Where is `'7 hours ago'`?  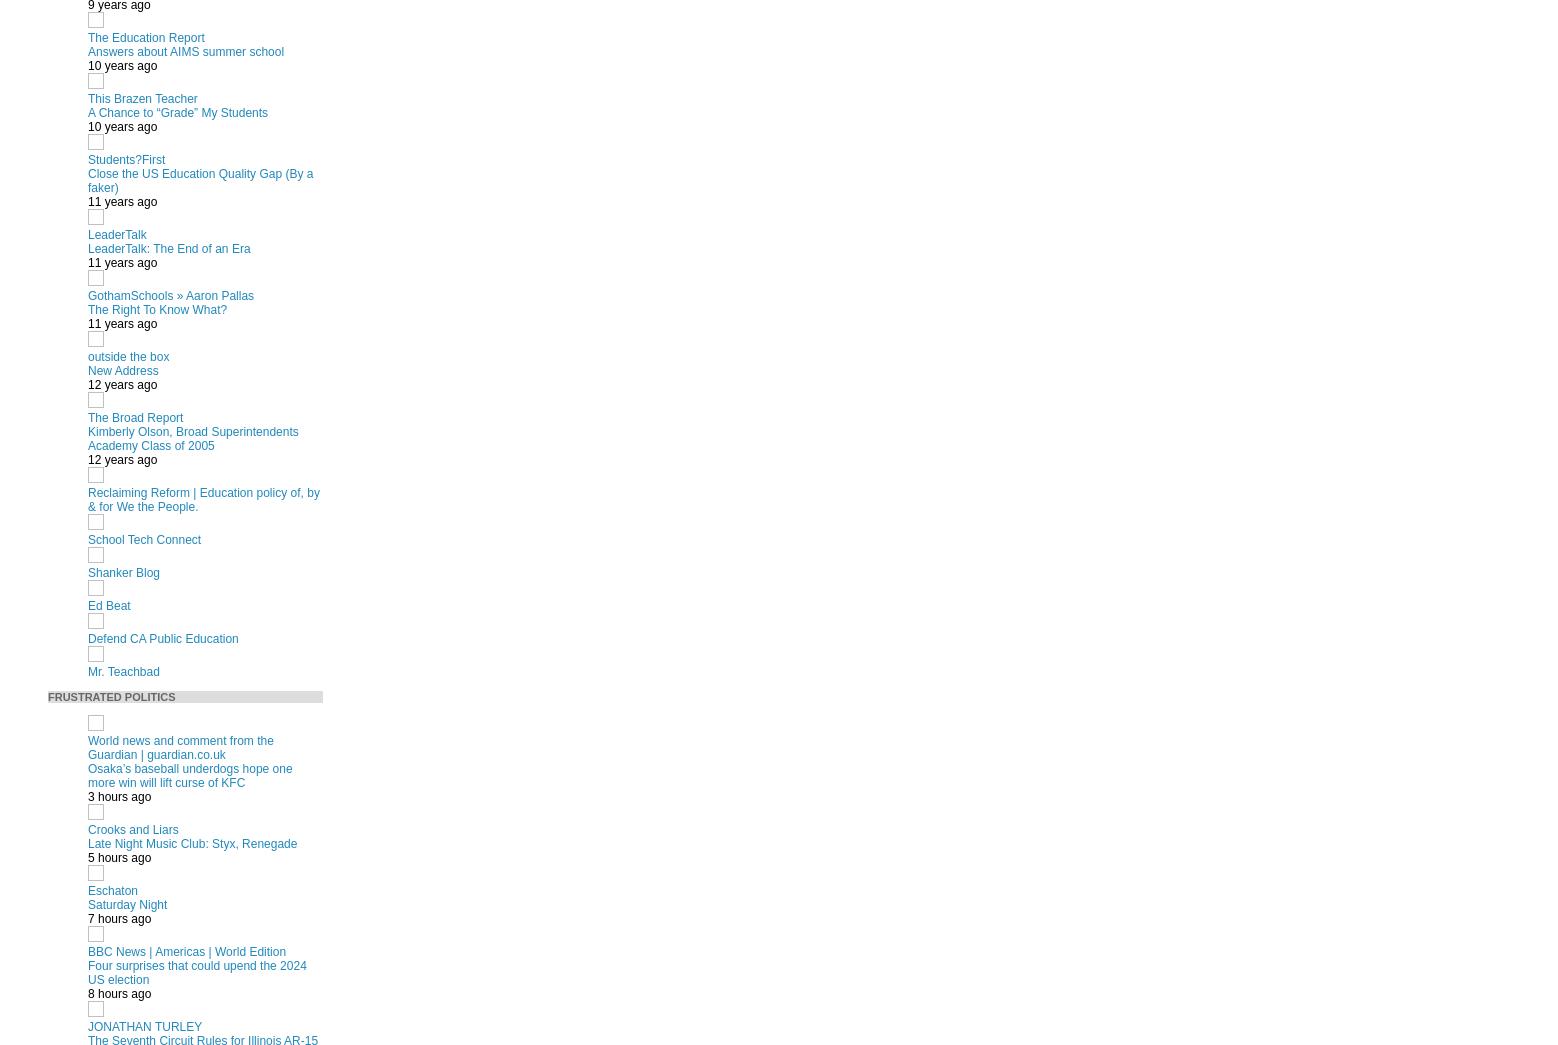 '7 hours ago' is located at coordinates (118, 918).